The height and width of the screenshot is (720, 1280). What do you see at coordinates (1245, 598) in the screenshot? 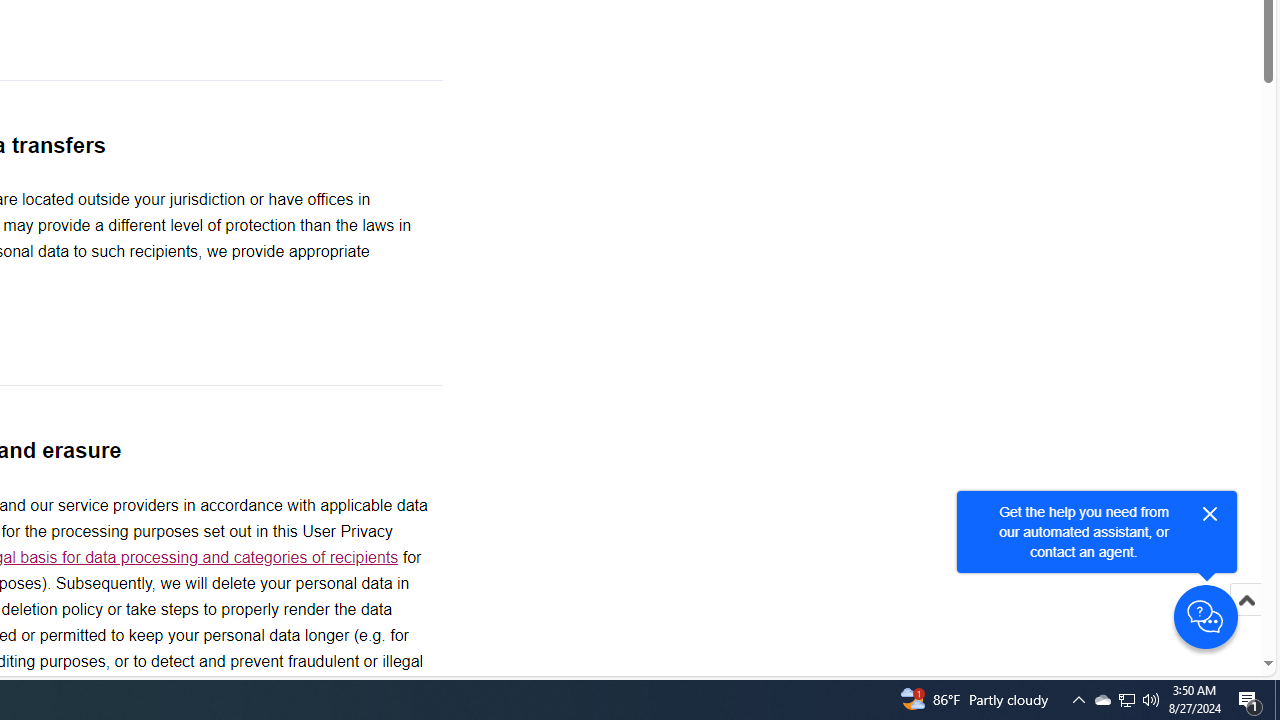
I see `'Scroll to top'` at bounding box center [1245, 598].